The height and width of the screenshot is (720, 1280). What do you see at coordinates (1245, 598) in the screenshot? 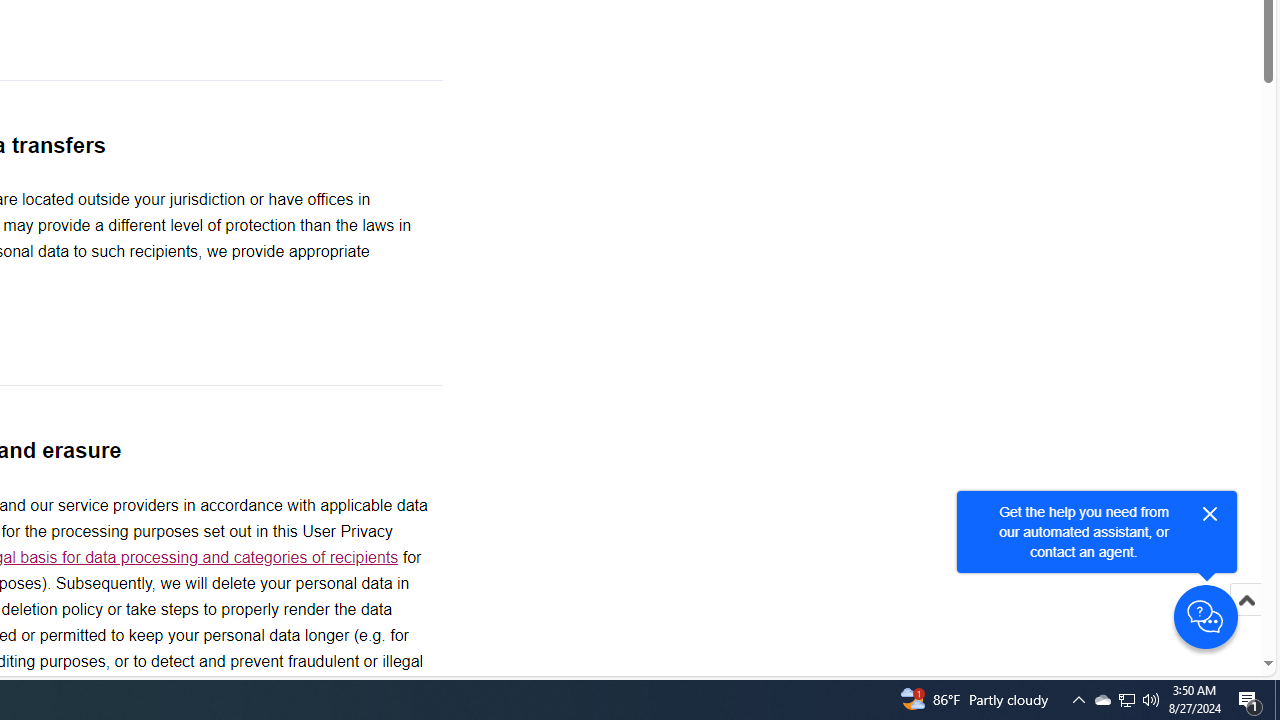
I see `'Scroll to top'` at bounding box center [1245, 598].